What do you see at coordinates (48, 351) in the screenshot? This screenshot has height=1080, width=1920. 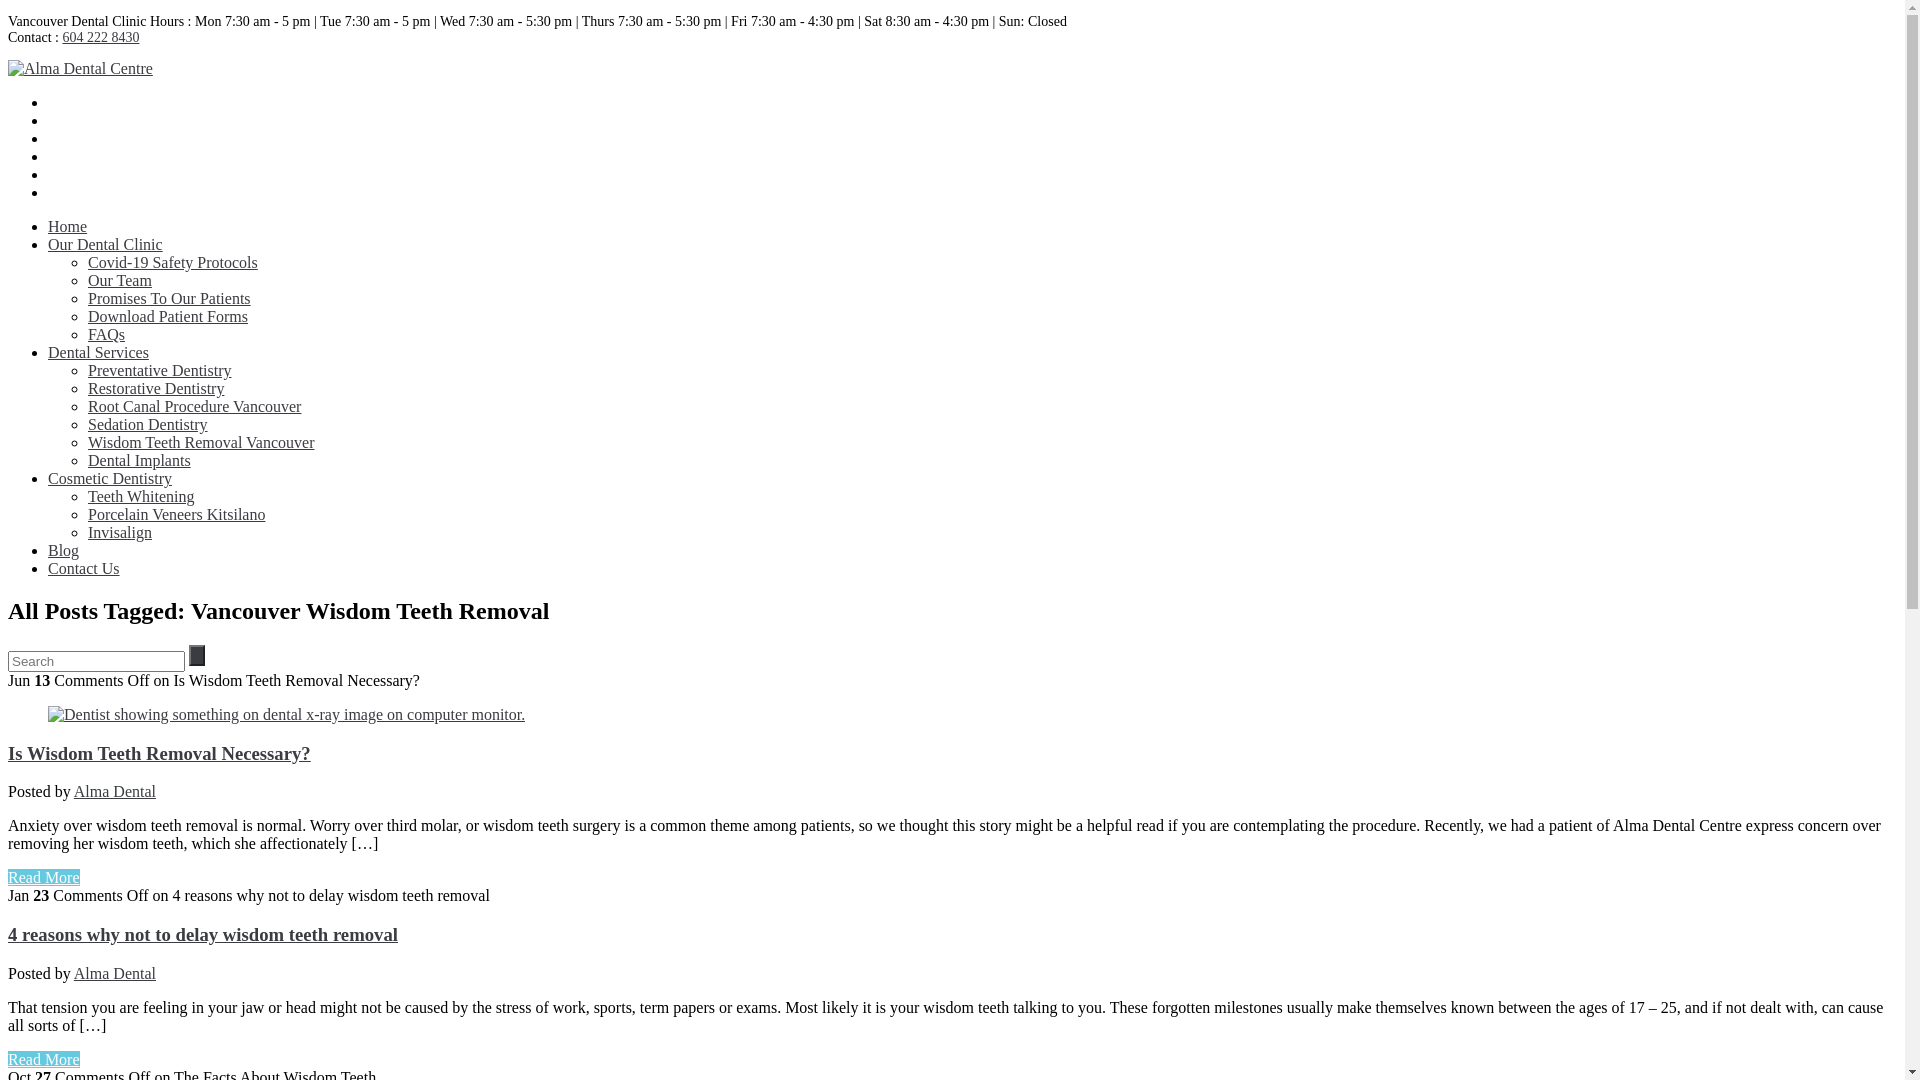 I see `'Dental Services'` at bounding box center [48, 351].